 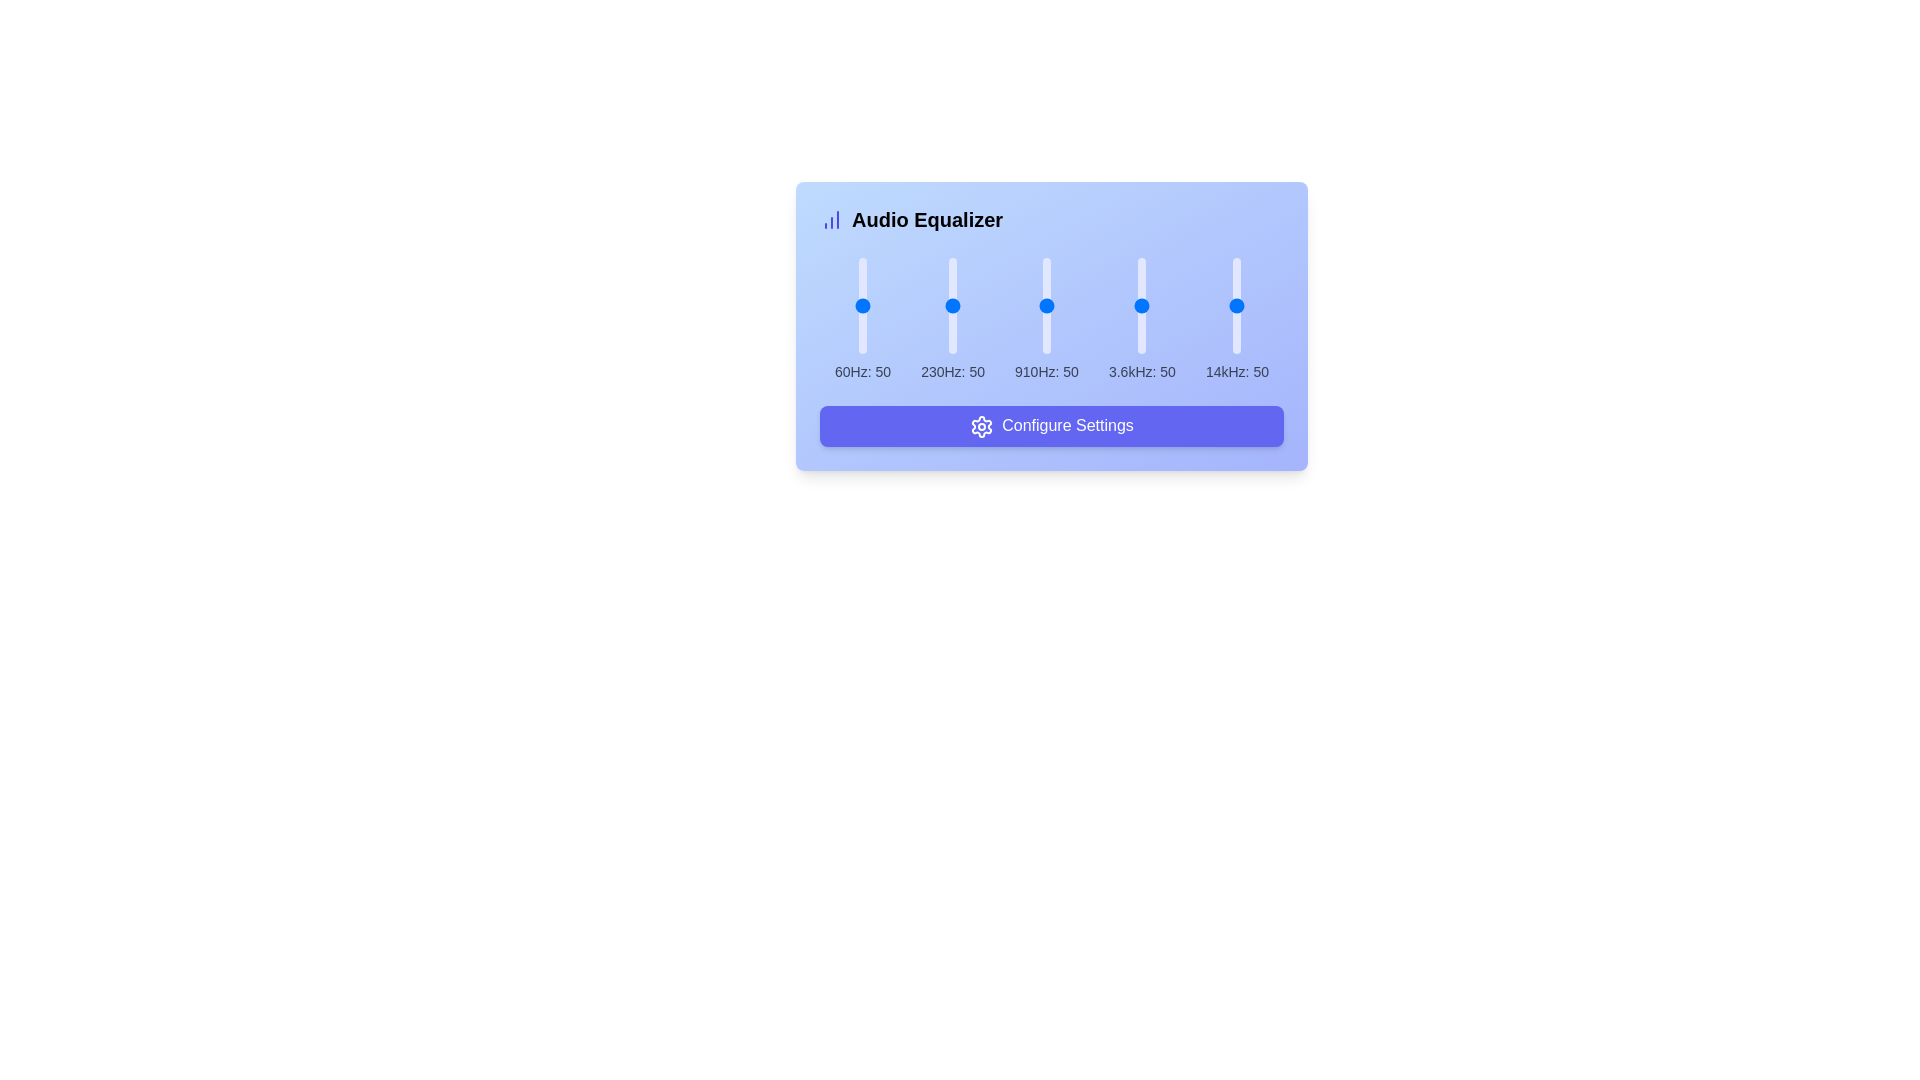 I want to click on bold text label 'Audio Equalizer' located in the top-left portion of the control panel interface, so click(x=926, y=219).